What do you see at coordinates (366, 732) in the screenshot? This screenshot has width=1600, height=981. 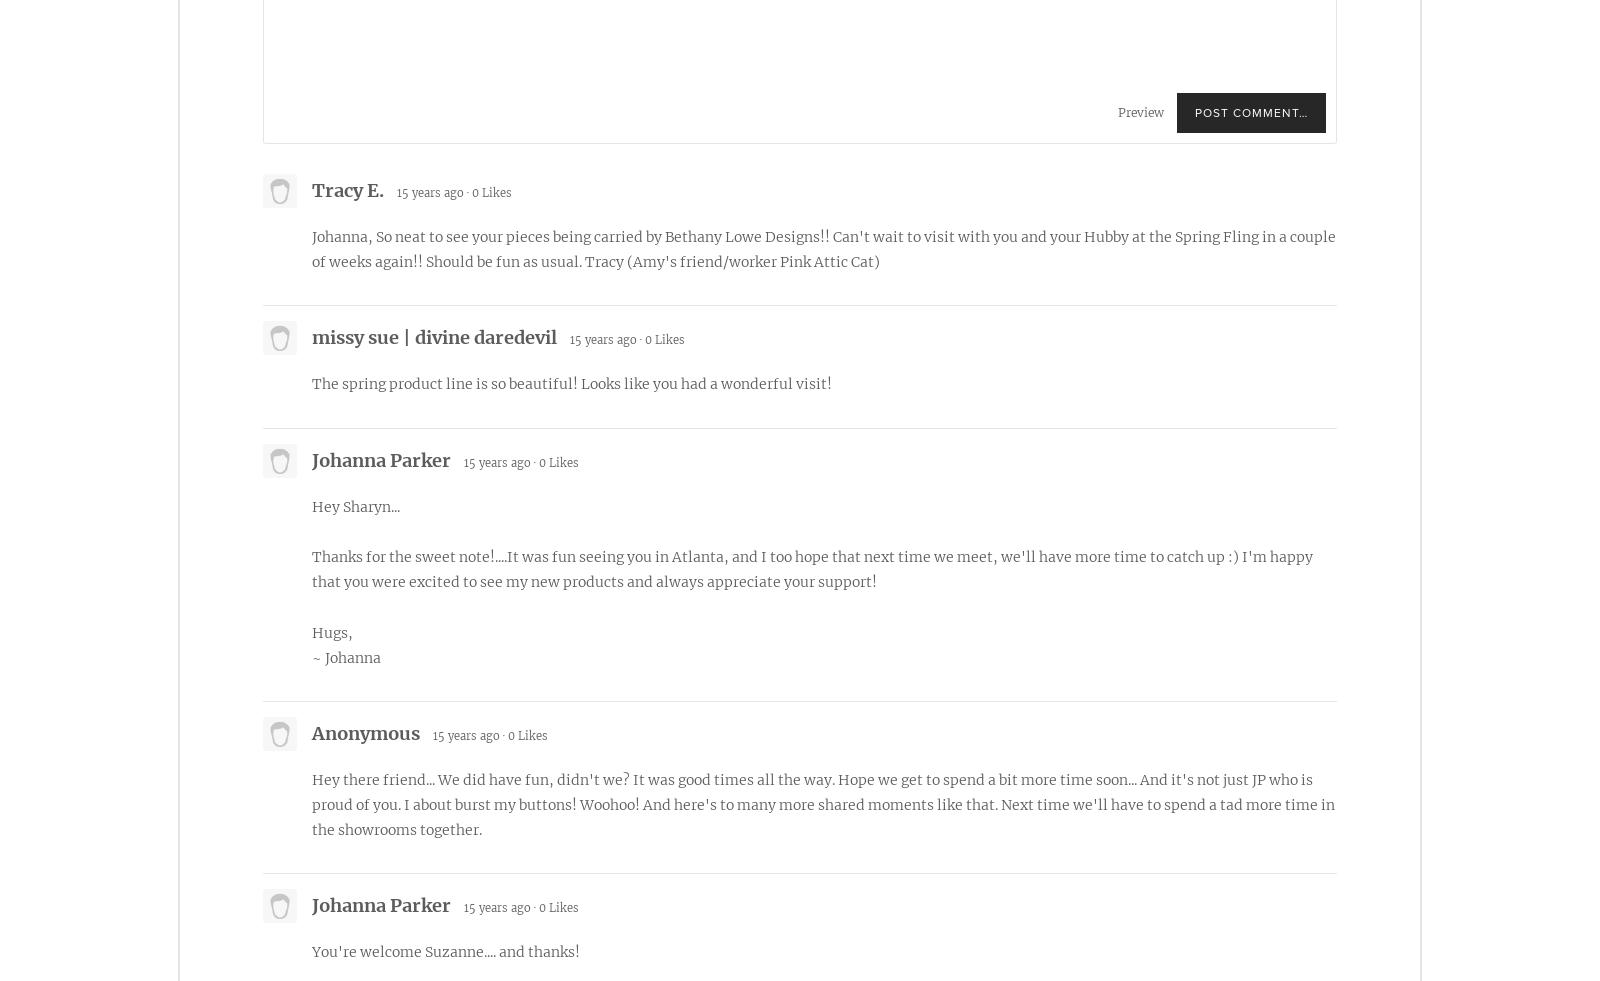 I see `'Anonymous'` at bounding box center [366, 732].